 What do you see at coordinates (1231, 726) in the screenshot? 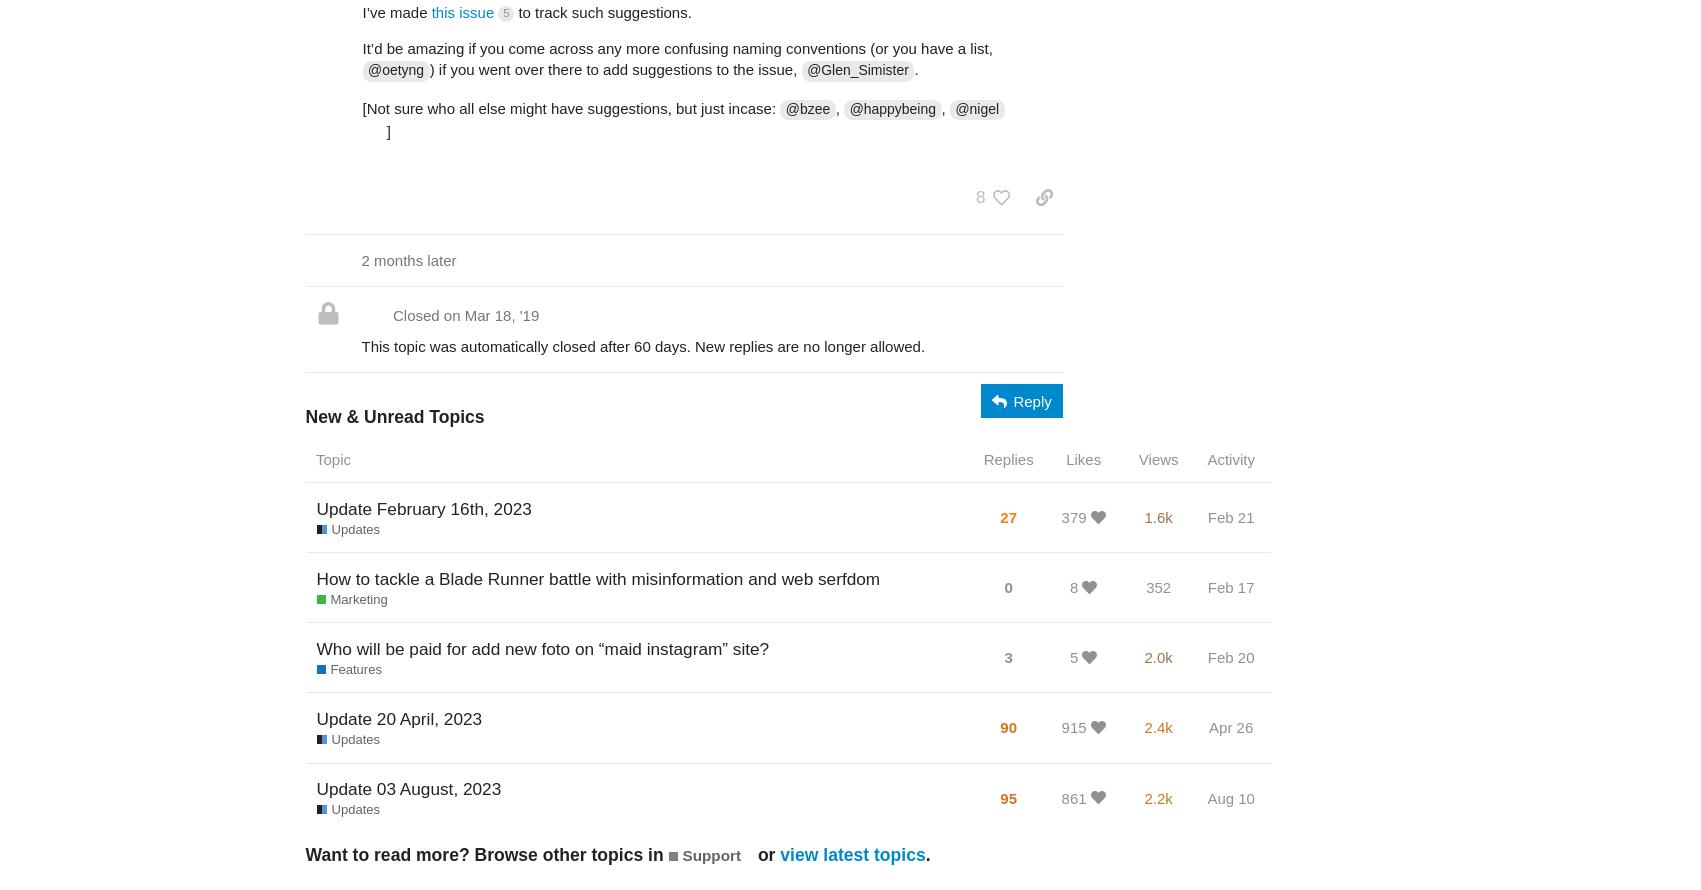
I see `'Apr 26'` at bounding box center [1231, 726].